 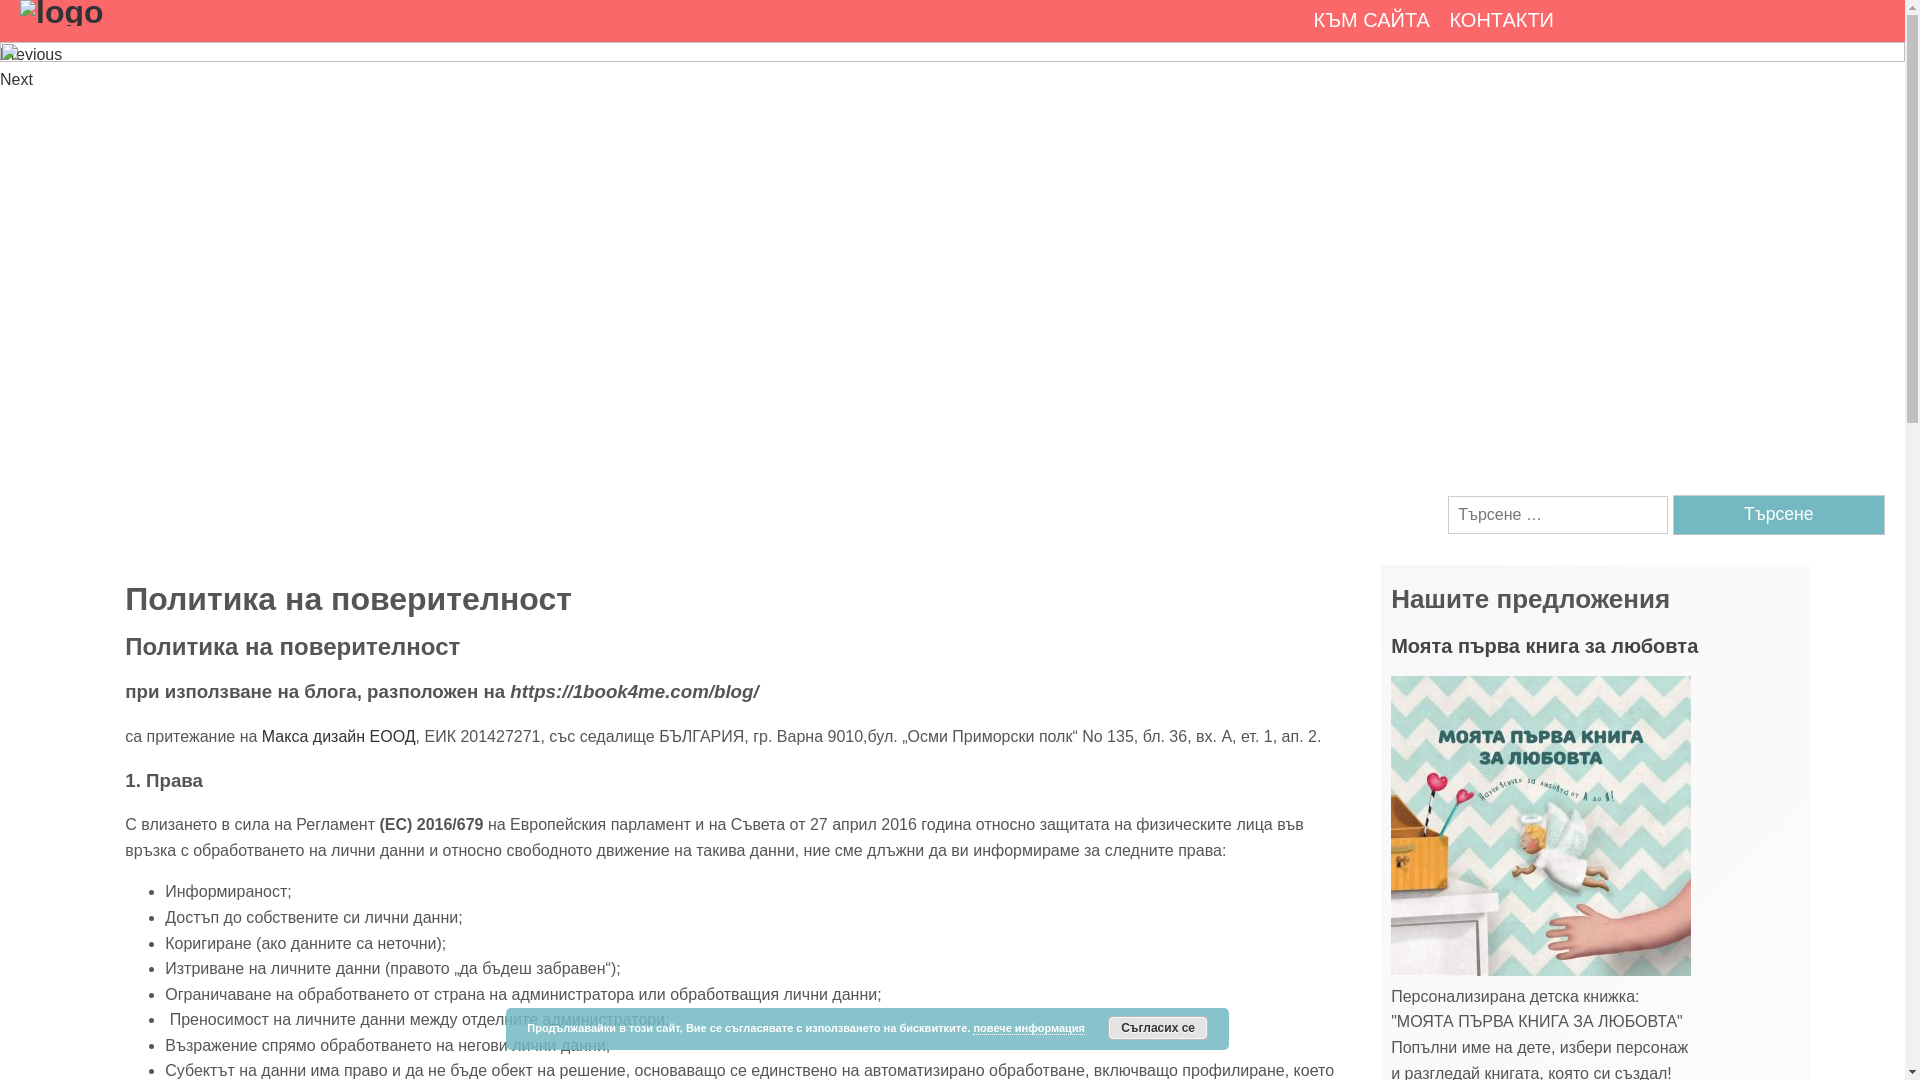 I want to click on 'Previous', so click(x=0, y=53).